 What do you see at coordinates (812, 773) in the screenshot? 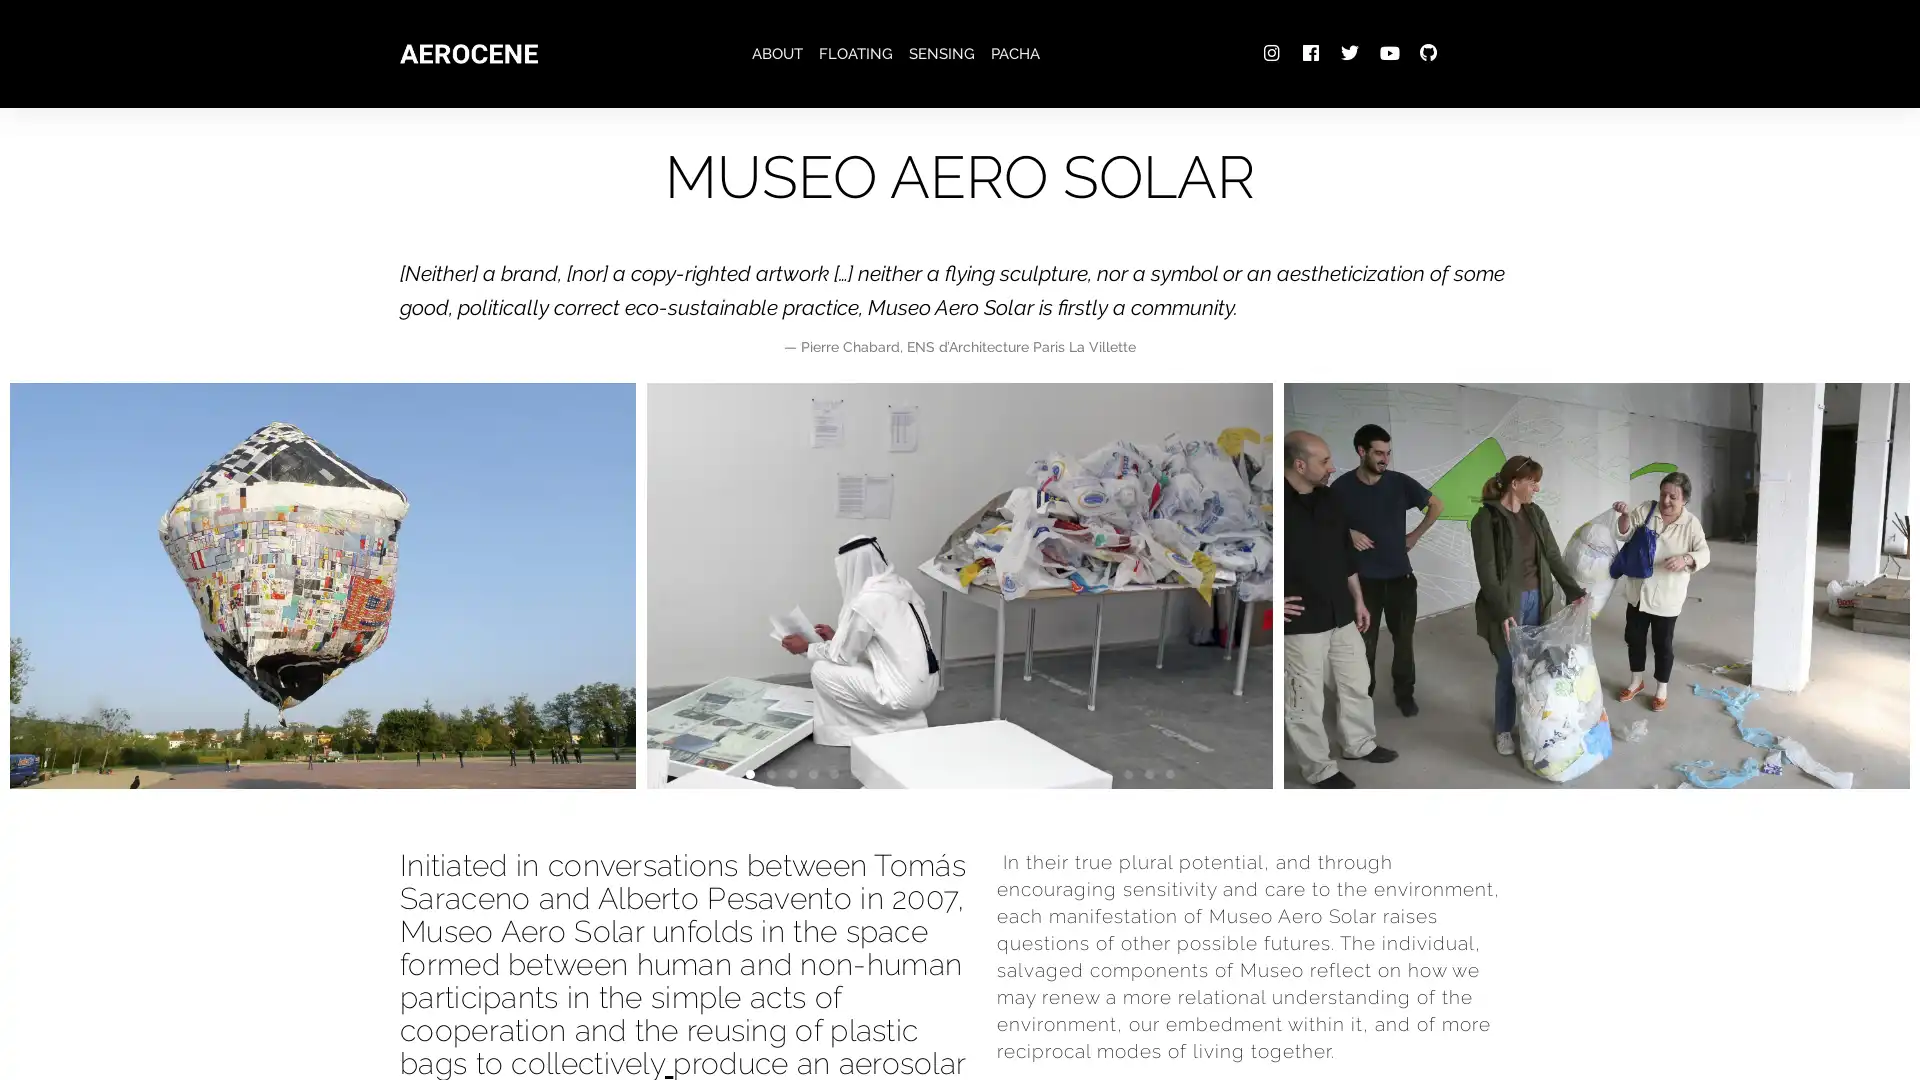
I see `Go to slide 4` at bounding box center [812, 773].